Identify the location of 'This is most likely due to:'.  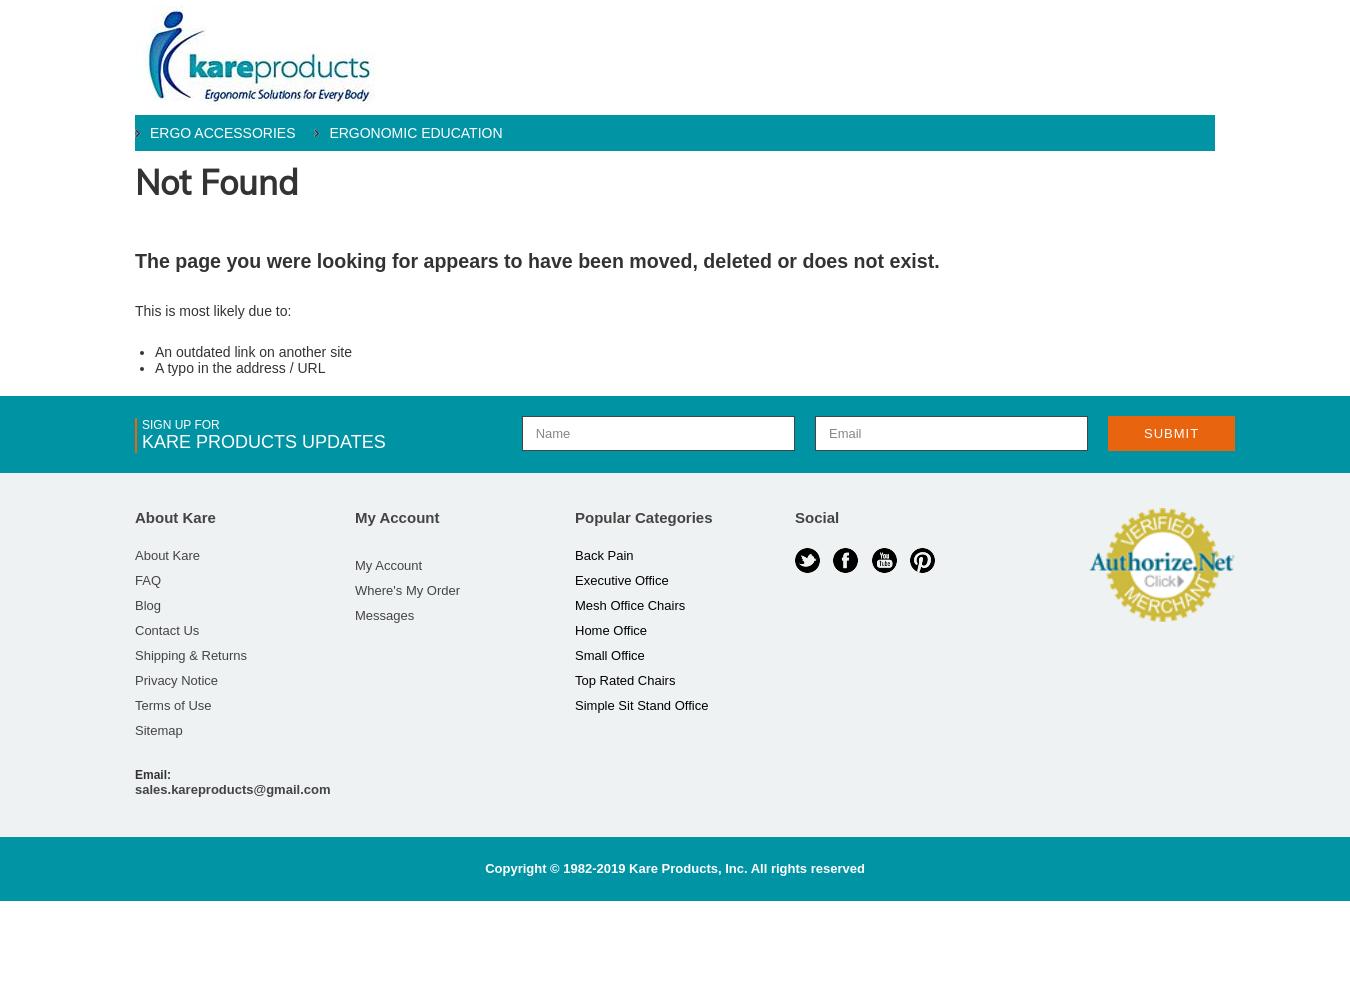
(135, 311).